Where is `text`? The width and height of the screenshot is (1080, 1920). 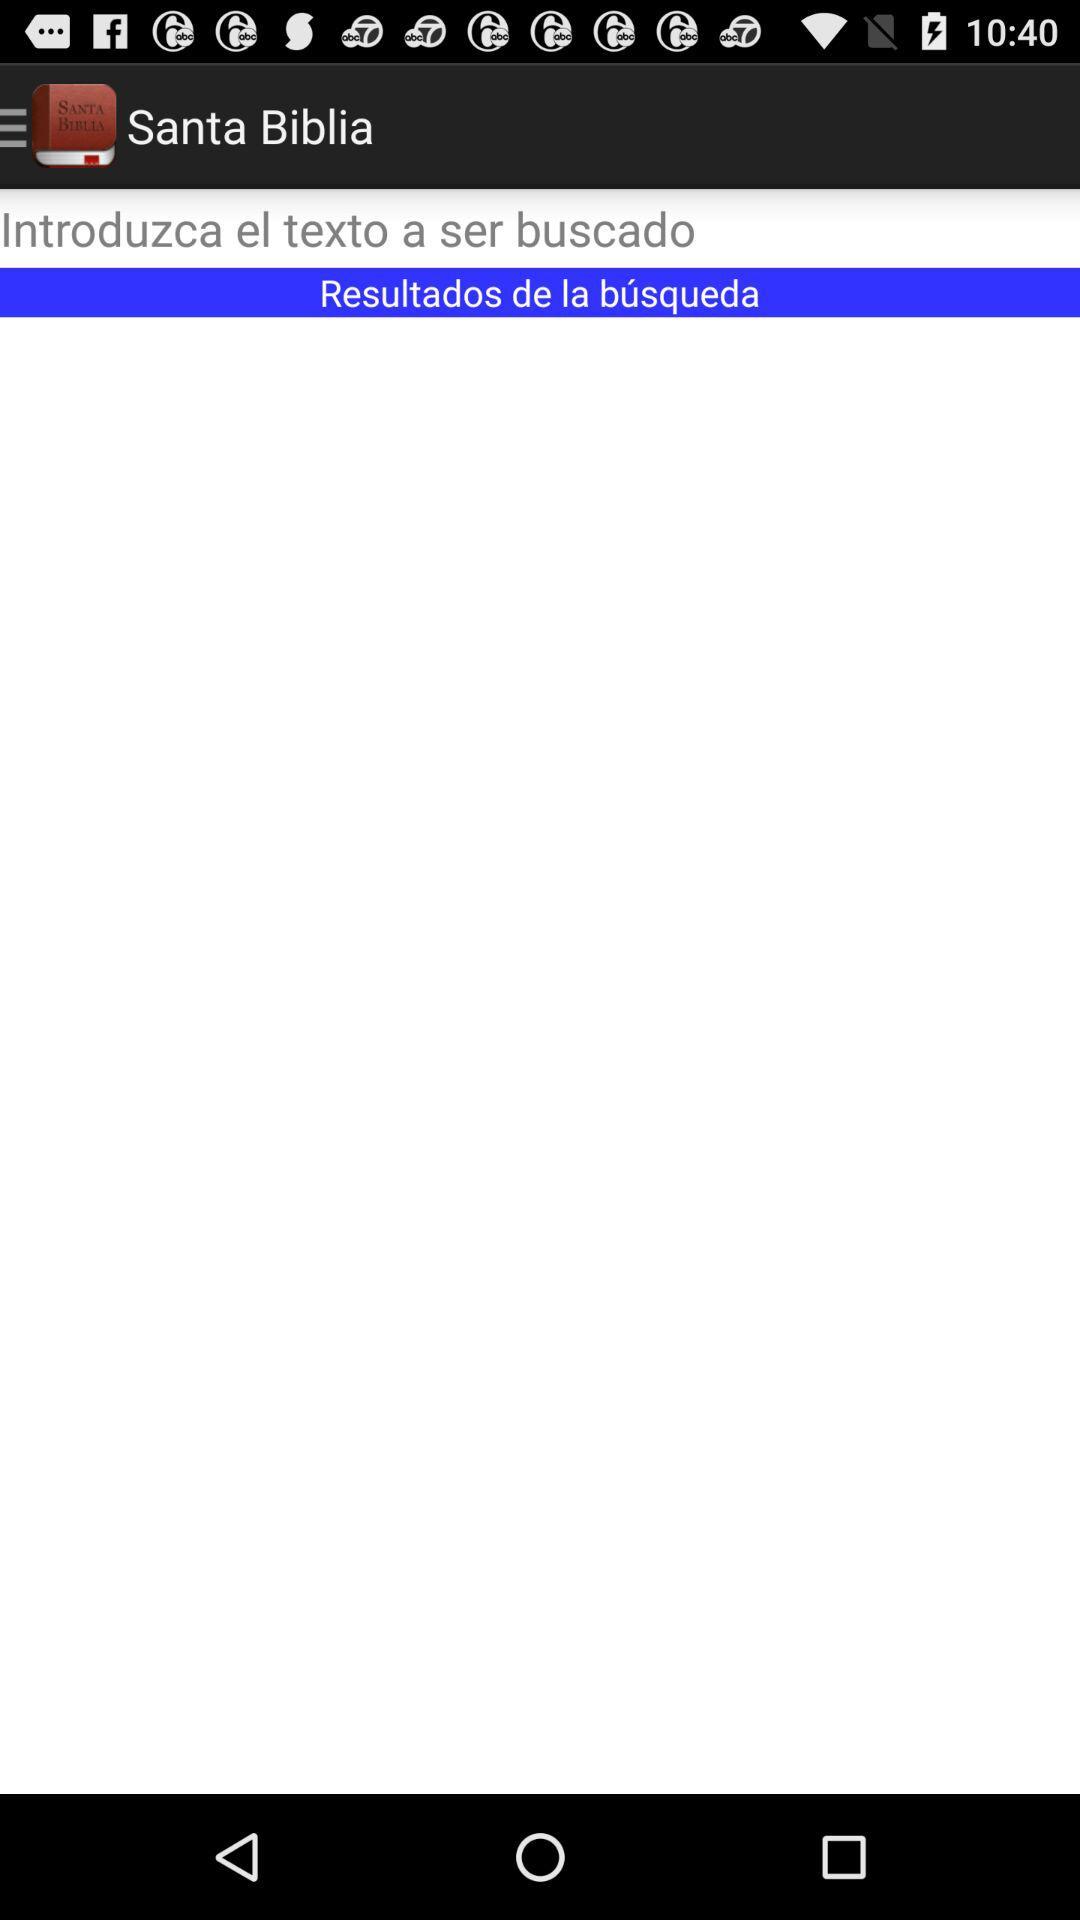
text is located at coordinates (540, 228).